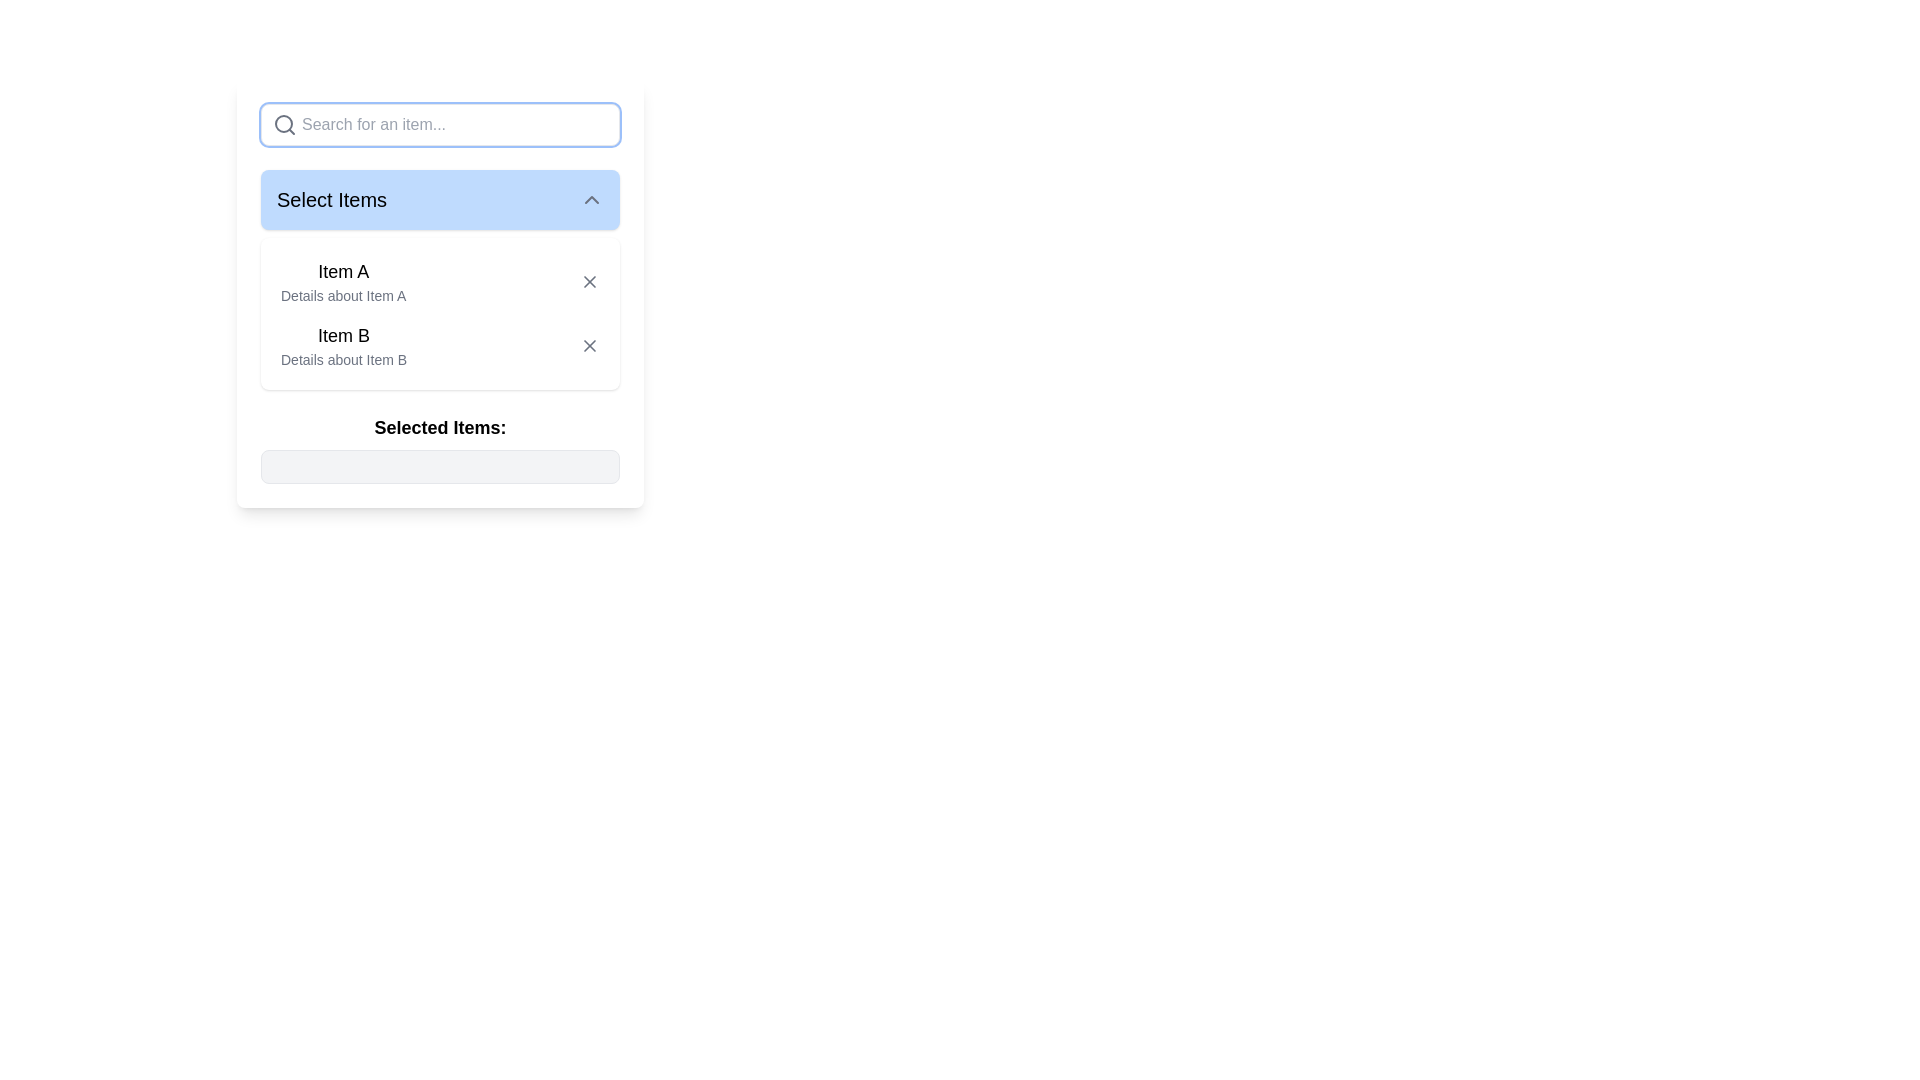 The image size is (1920, 1080). What do you see at coordinates (331, 200) in the screenshot?
I see `the text label that indicates the purpose of the dropdown selection, which is positioned within a blue rounded rectangle below the search bar` at bounding box center [331, 200].